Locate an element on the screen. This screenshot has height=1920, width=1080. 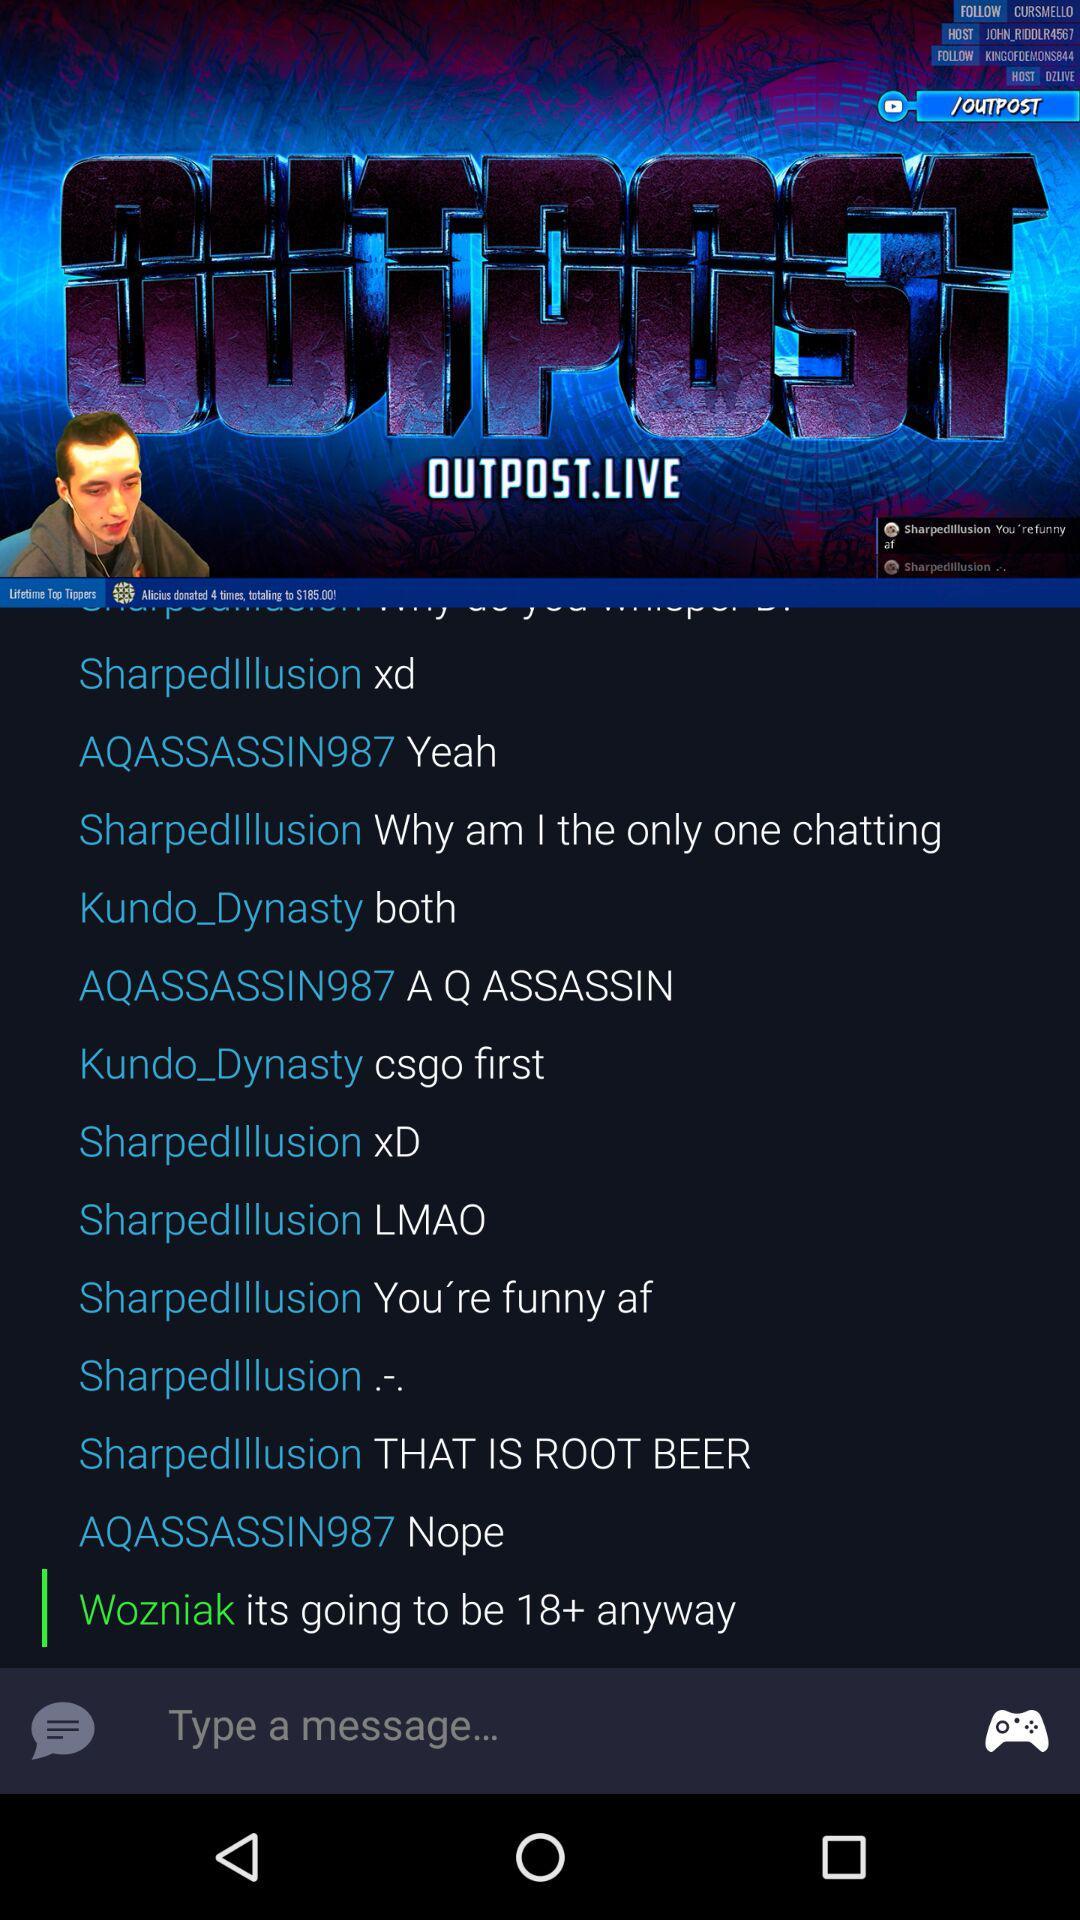
game is located at coordinates (1017, 1730).